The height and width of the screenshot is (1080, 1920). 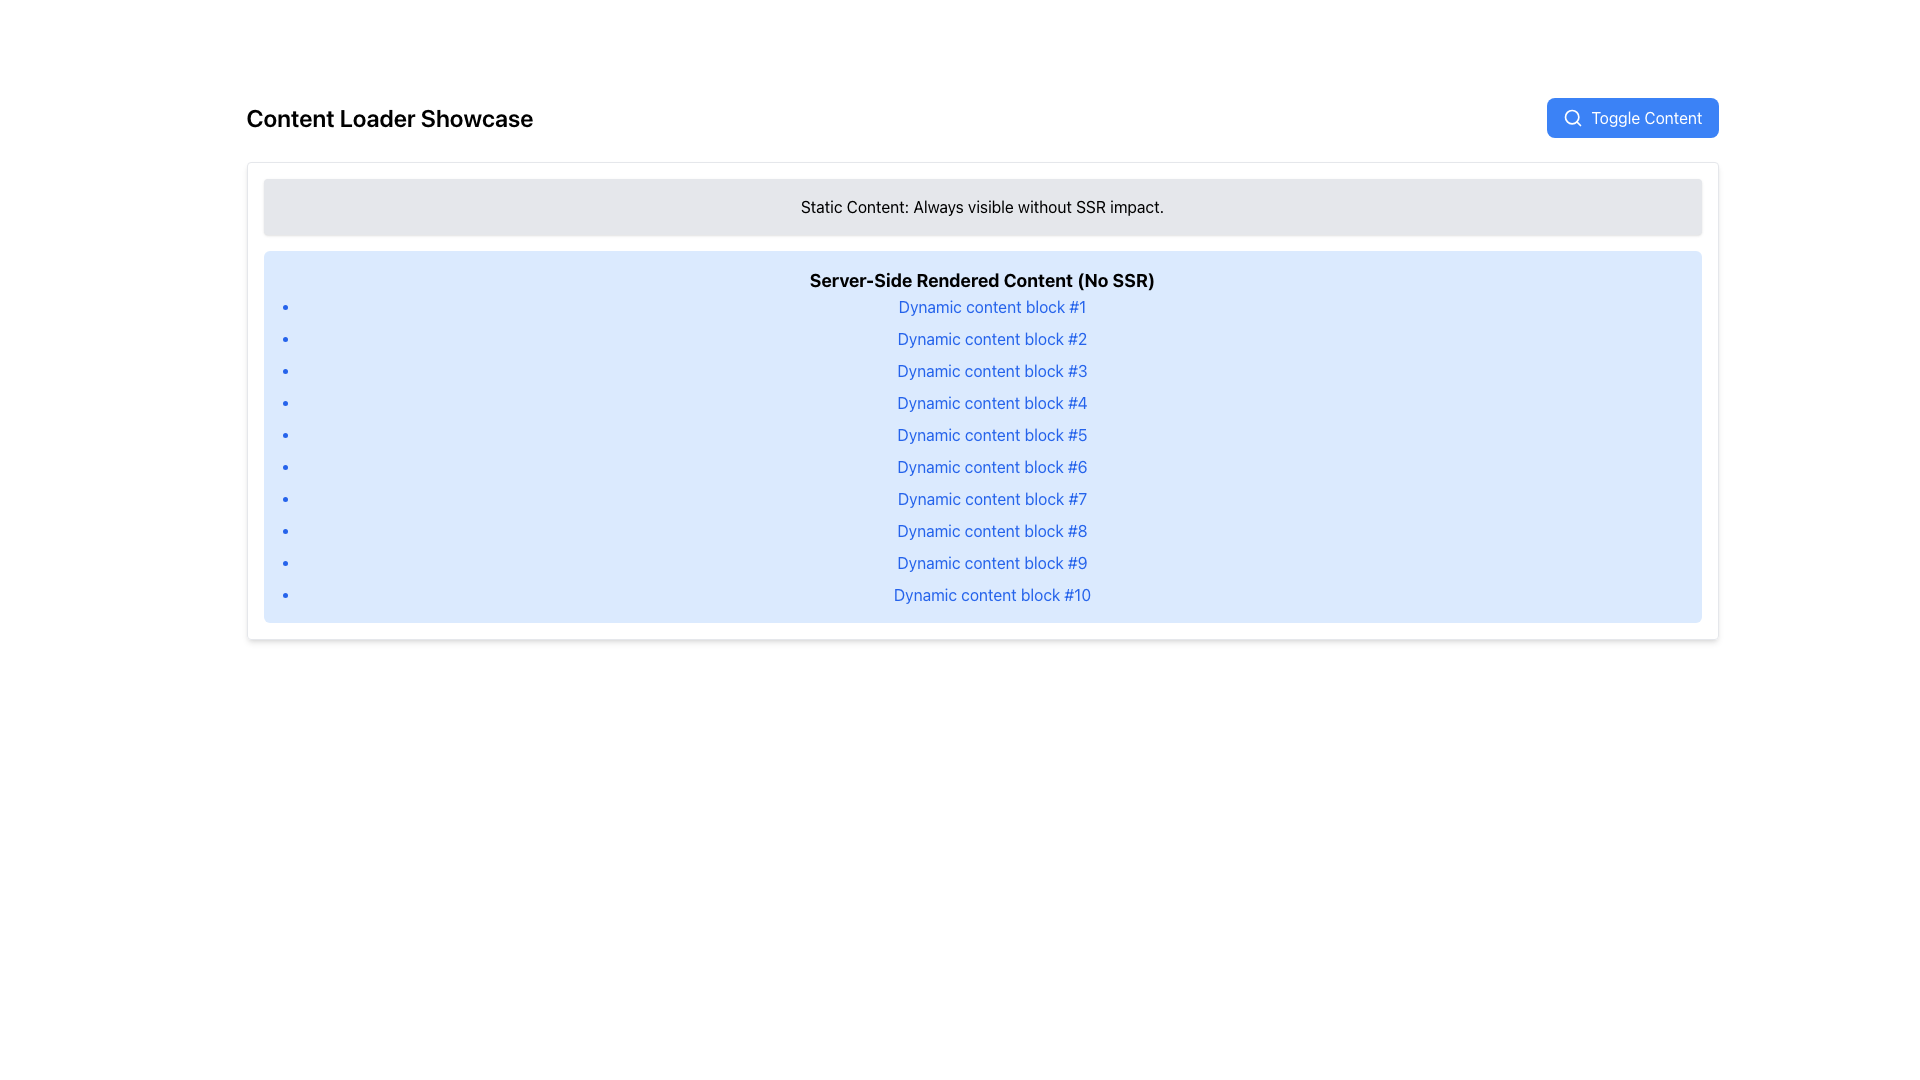 What do you see at coordinates (992, 434) in the screenshot?
I see `the fifth blue-text item in the list, which is part of a light blue section of the page` at bounding box center [992, 434].